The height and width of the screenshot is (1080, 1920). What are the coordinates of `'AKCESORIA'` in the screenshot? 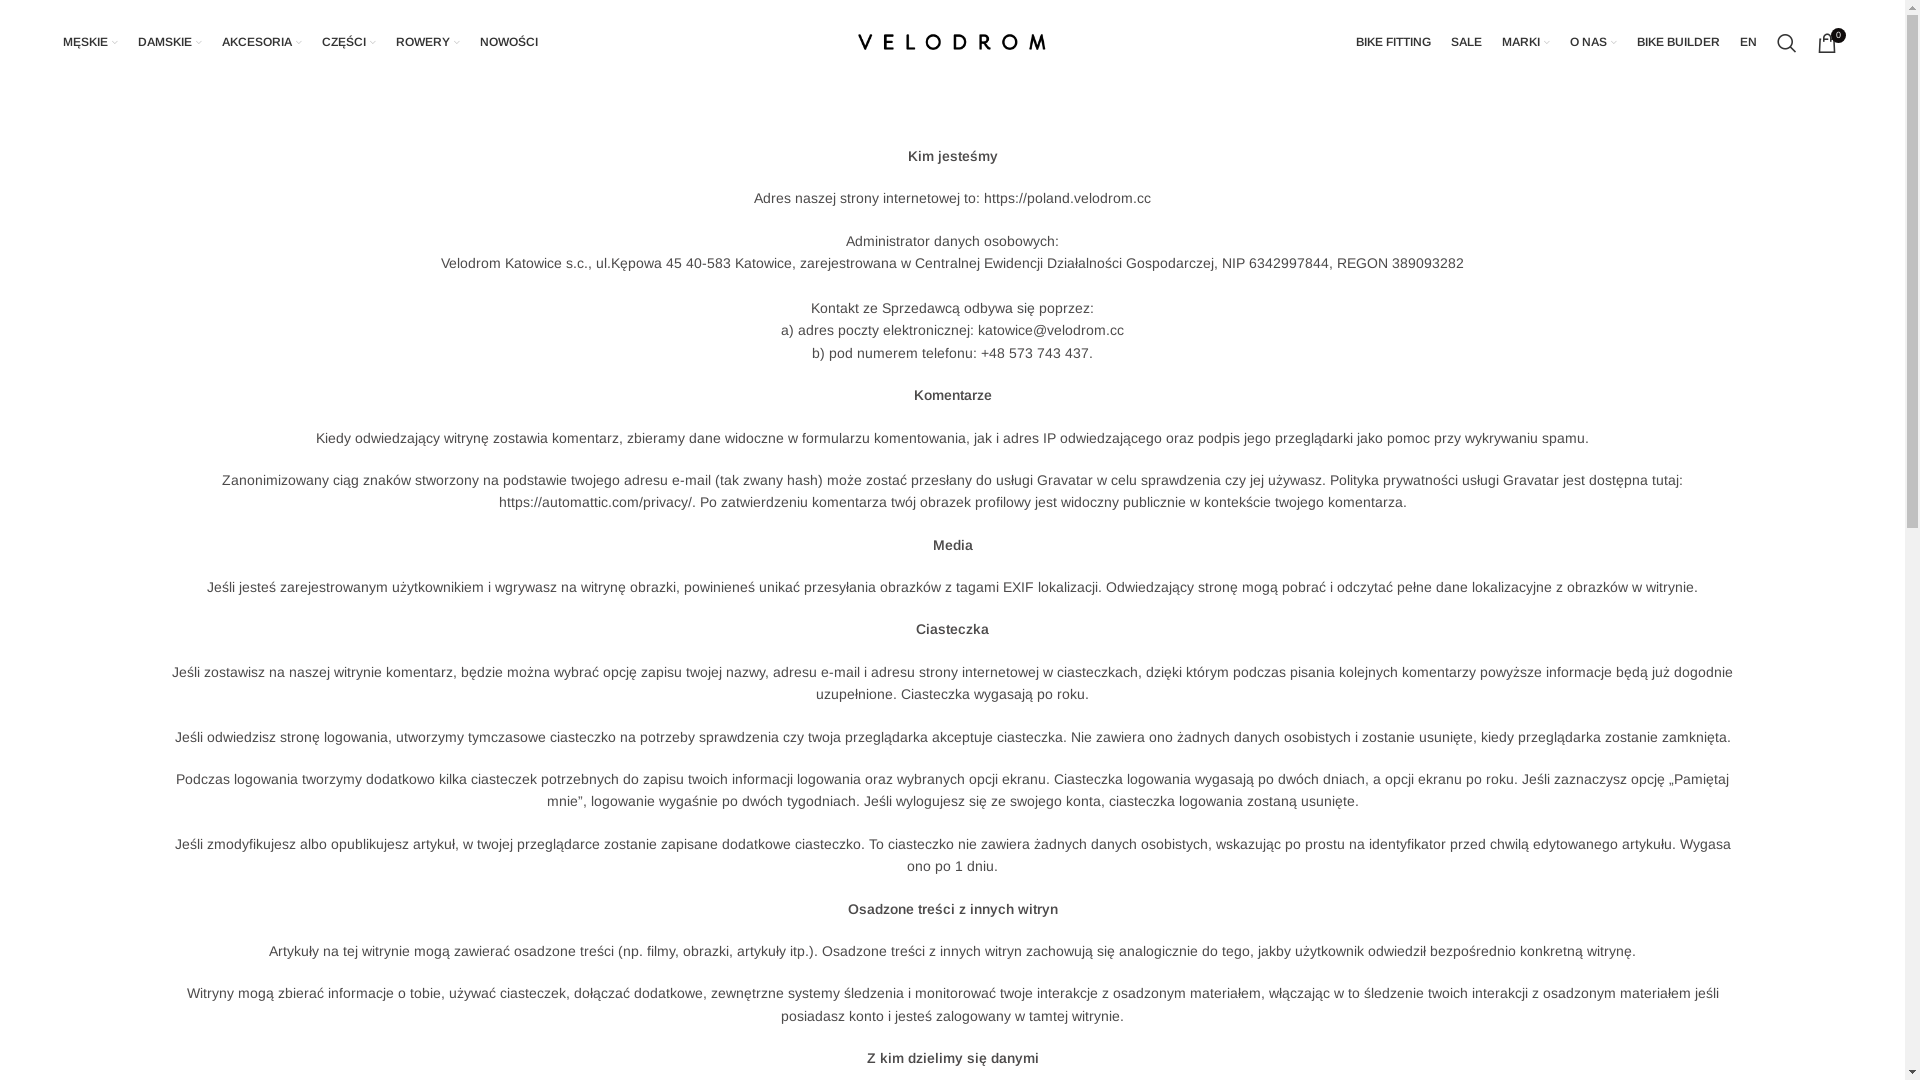 It's located at (261, 42).